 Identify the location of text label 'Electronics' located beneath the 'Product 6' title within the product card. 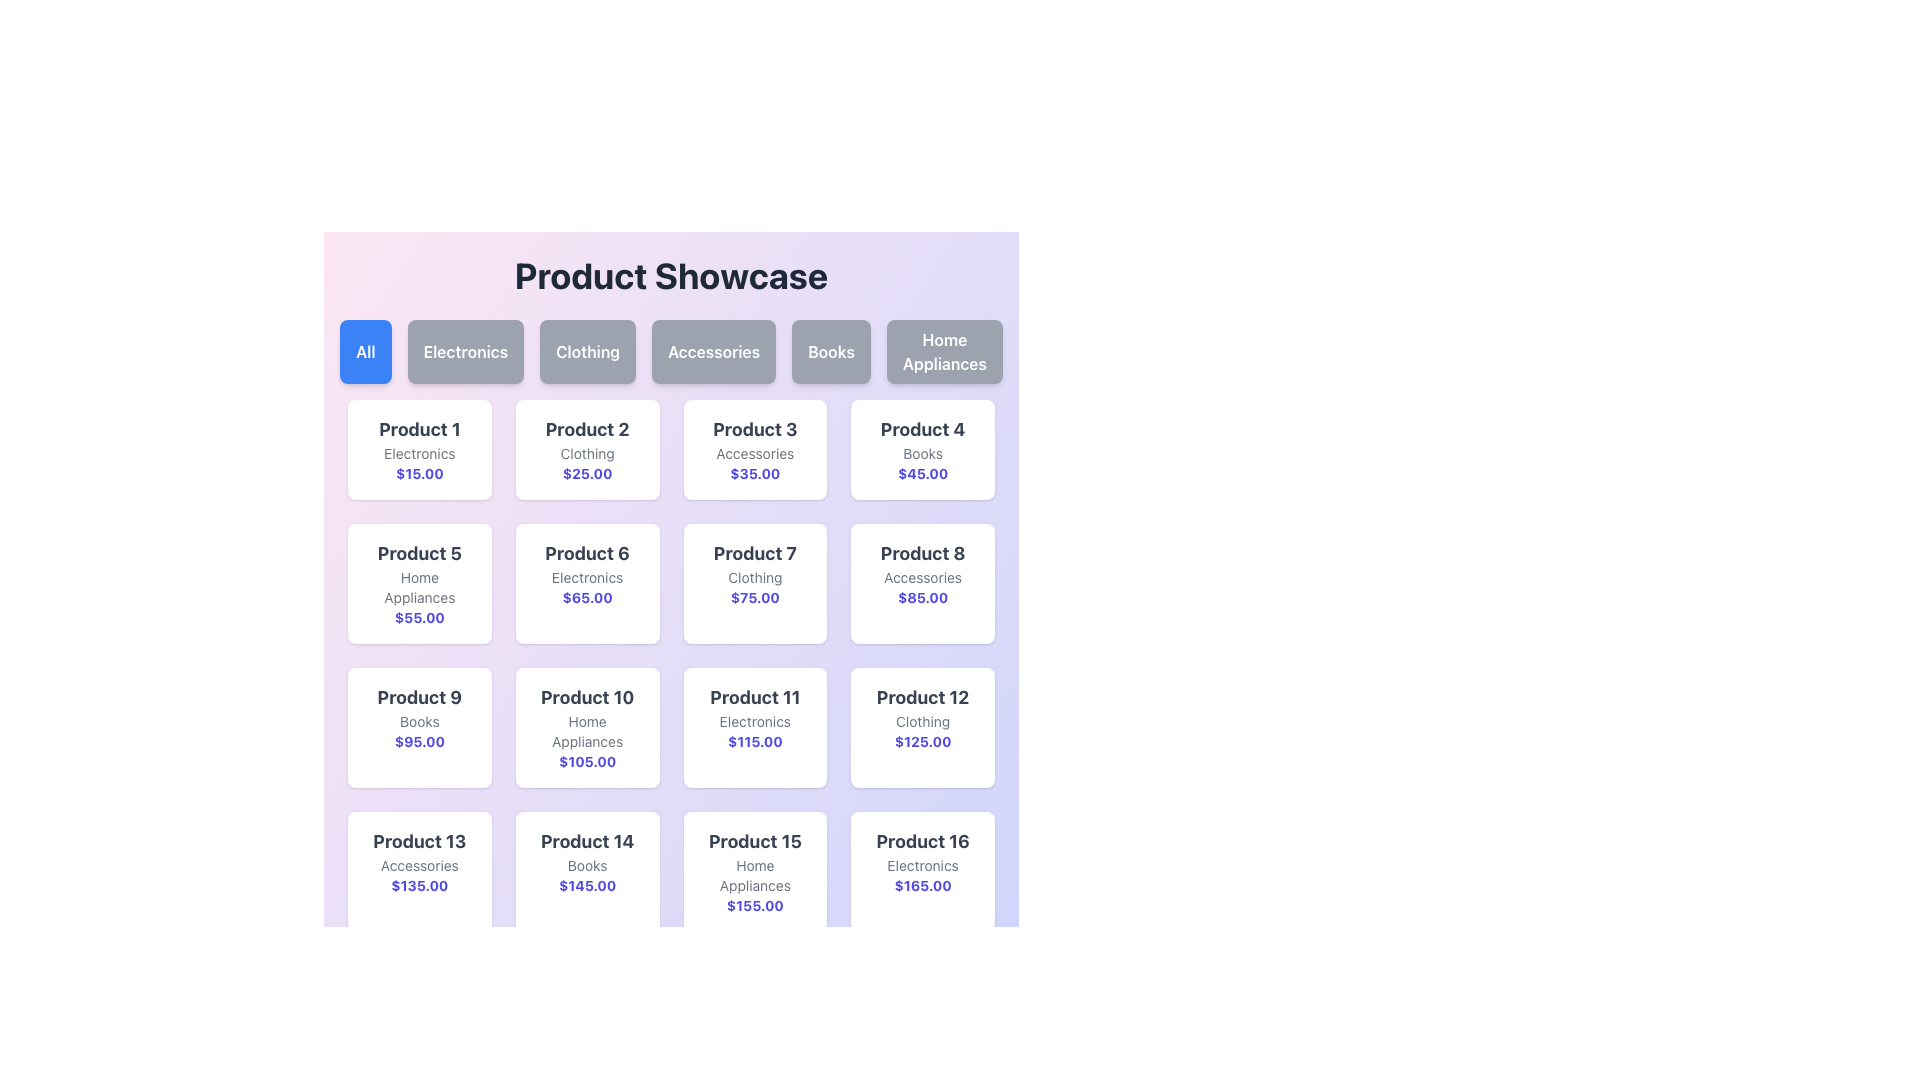
(586, 578).